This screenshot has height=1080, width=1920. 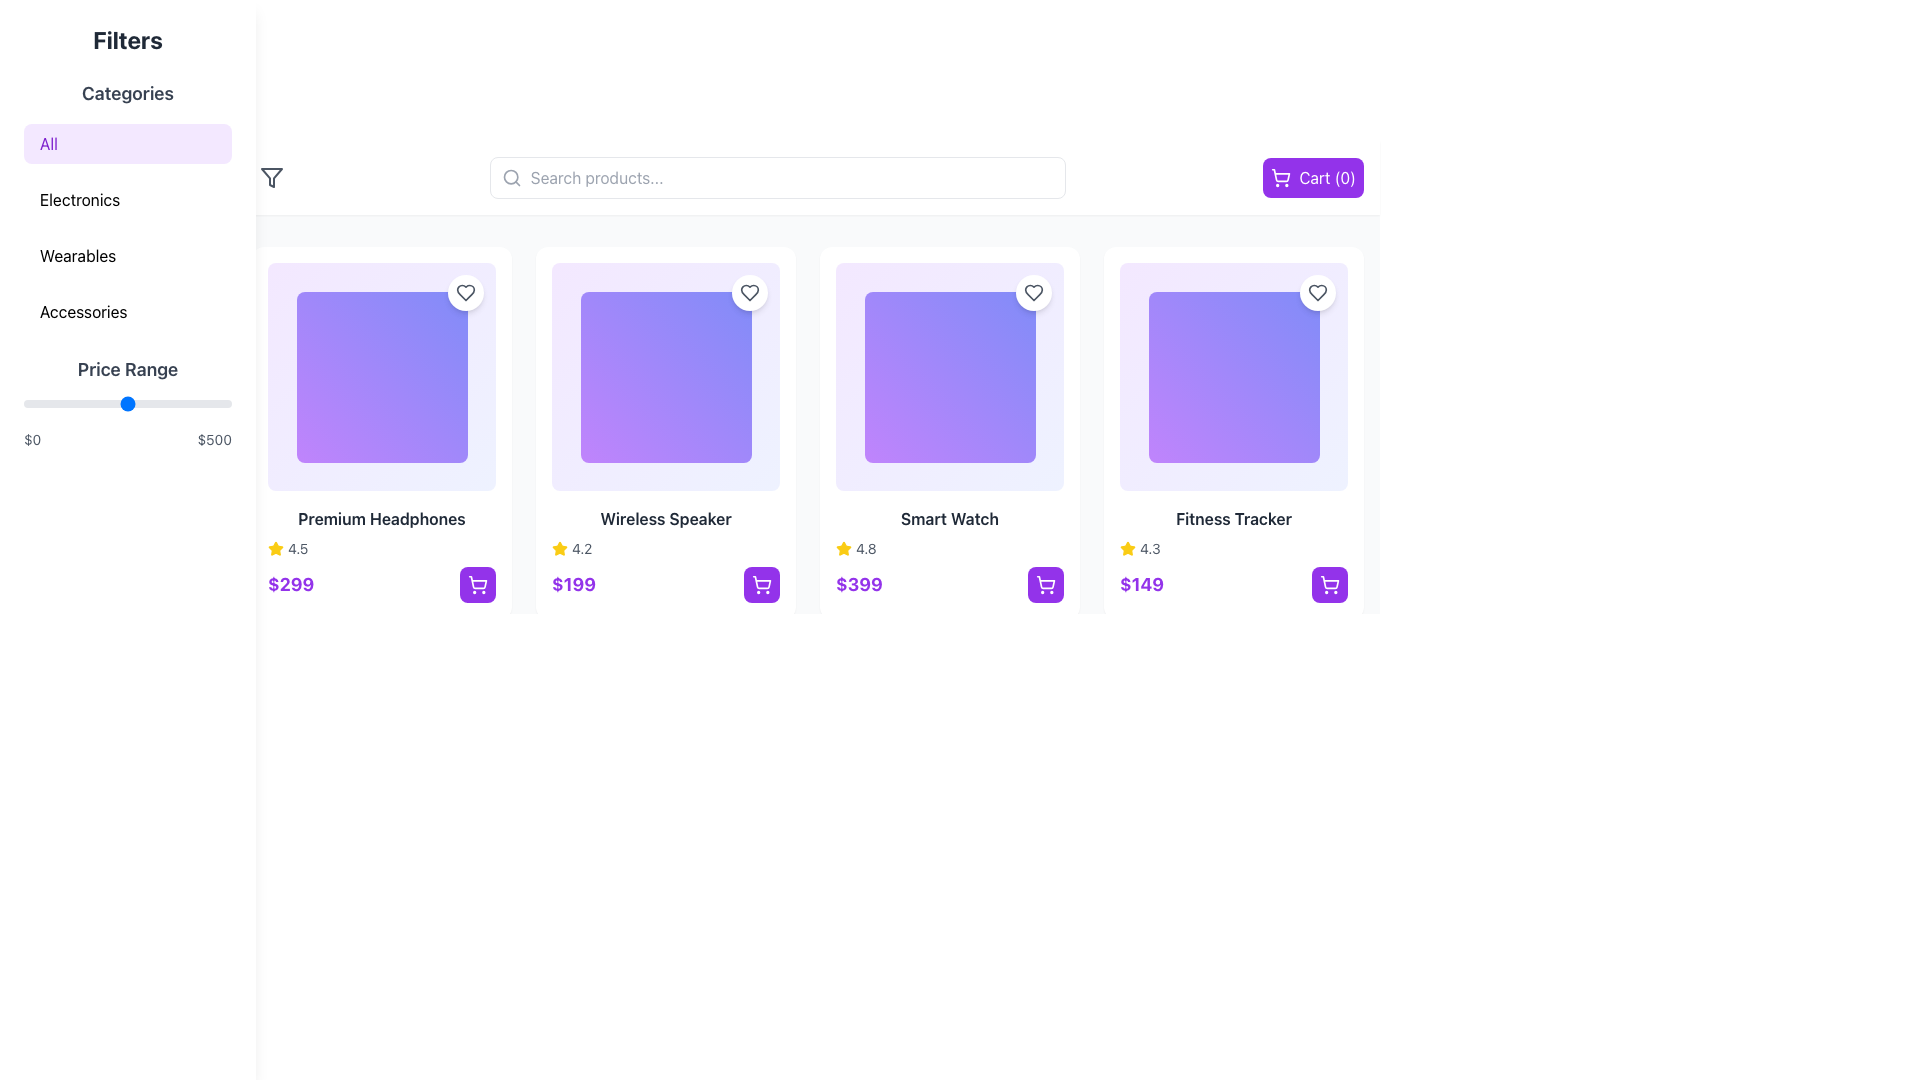 I want to click on the 'Wearables' category button, which is the third item in the 'Categories' section, so click(x=127, y=235).